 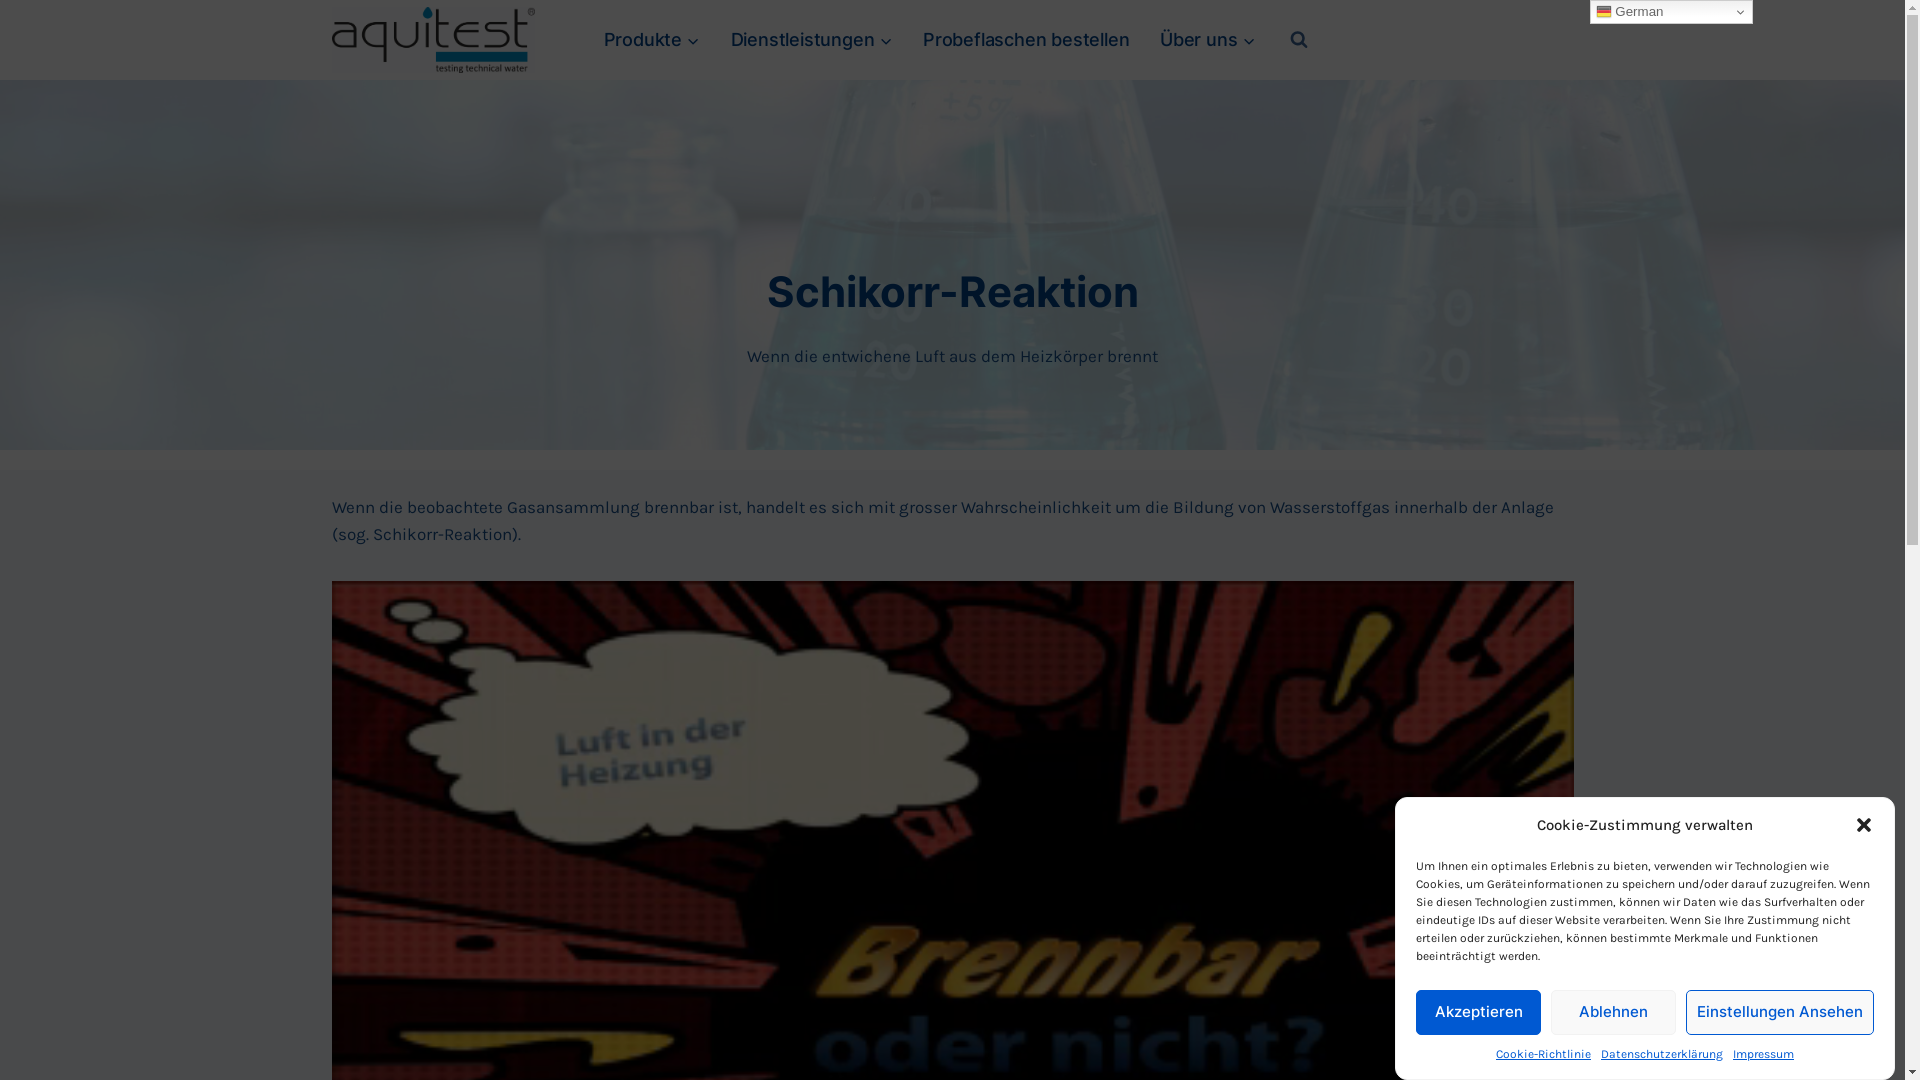 I want to click on 'Ablehnen', so click(x=1613, y=1012).